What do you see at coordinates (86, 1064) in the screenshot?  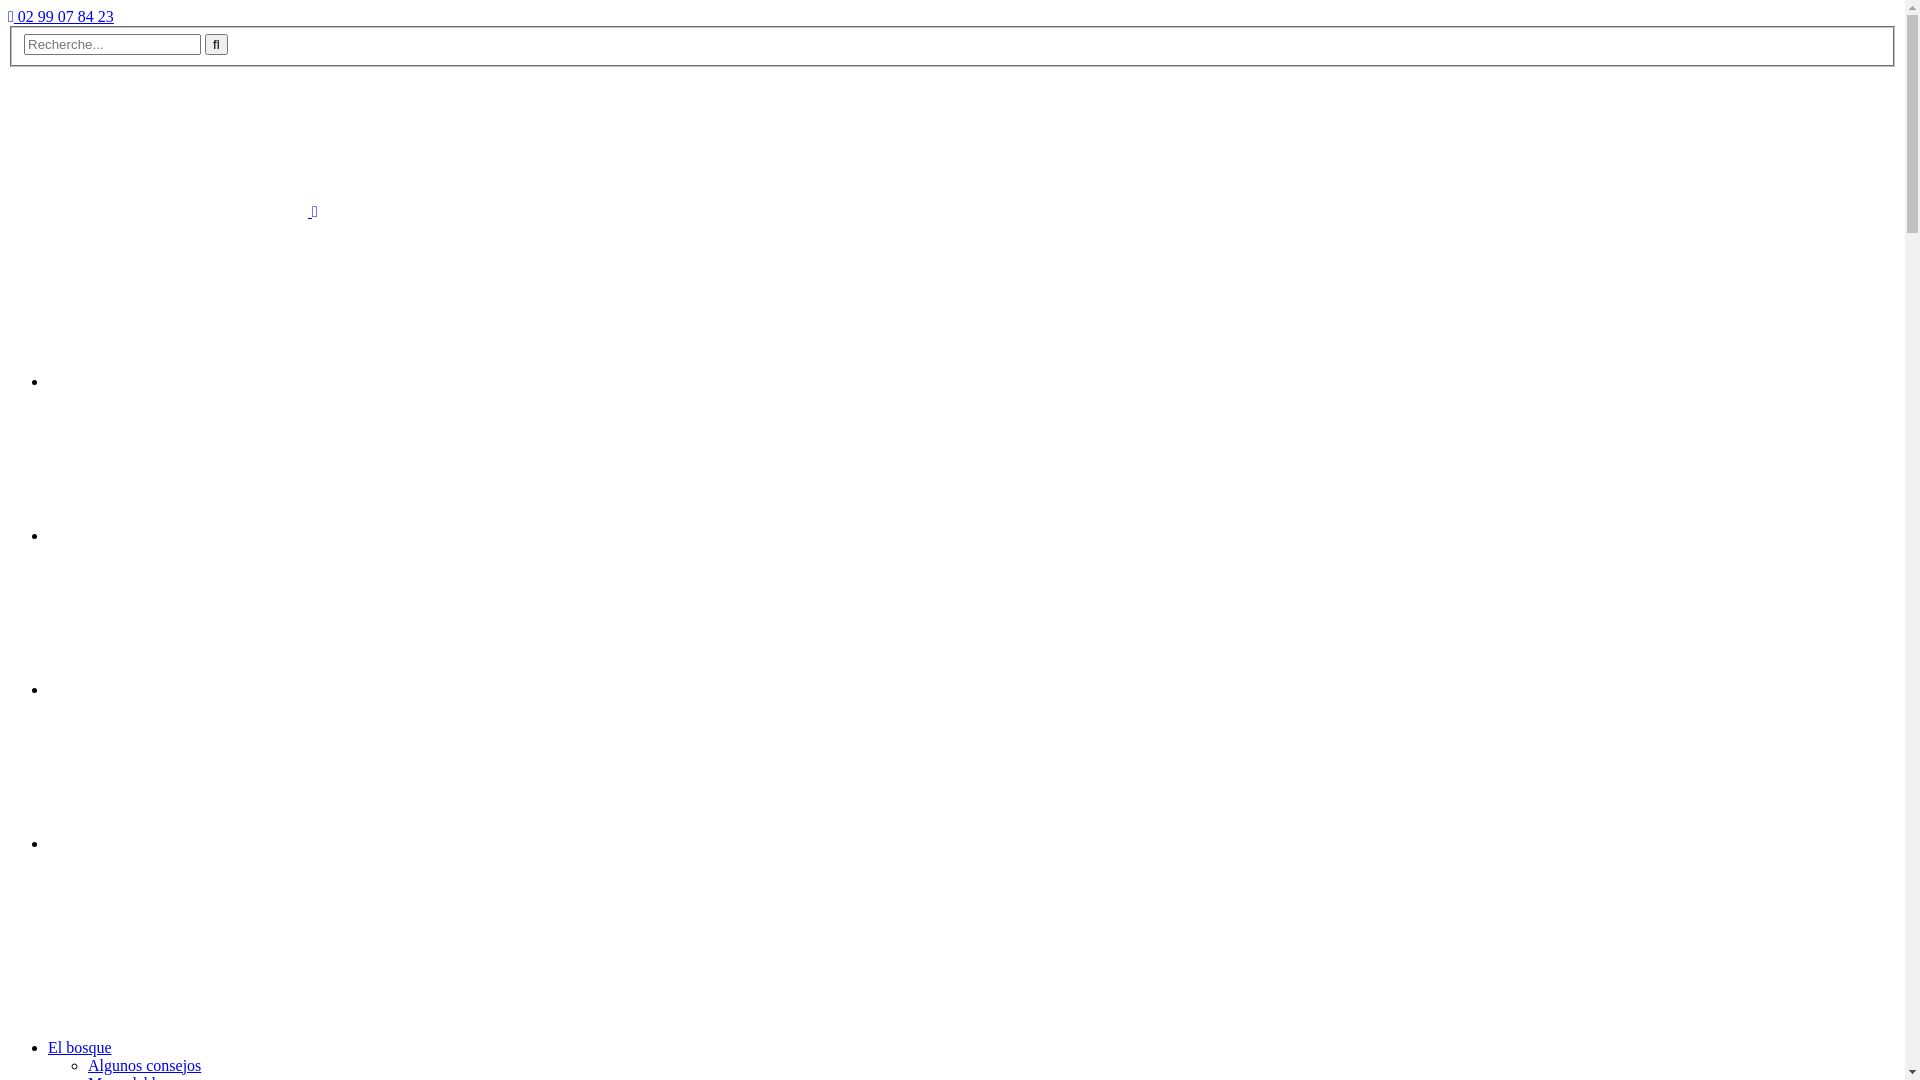 I see `'Algunos consejos'` at bounding box center [86, 1064].